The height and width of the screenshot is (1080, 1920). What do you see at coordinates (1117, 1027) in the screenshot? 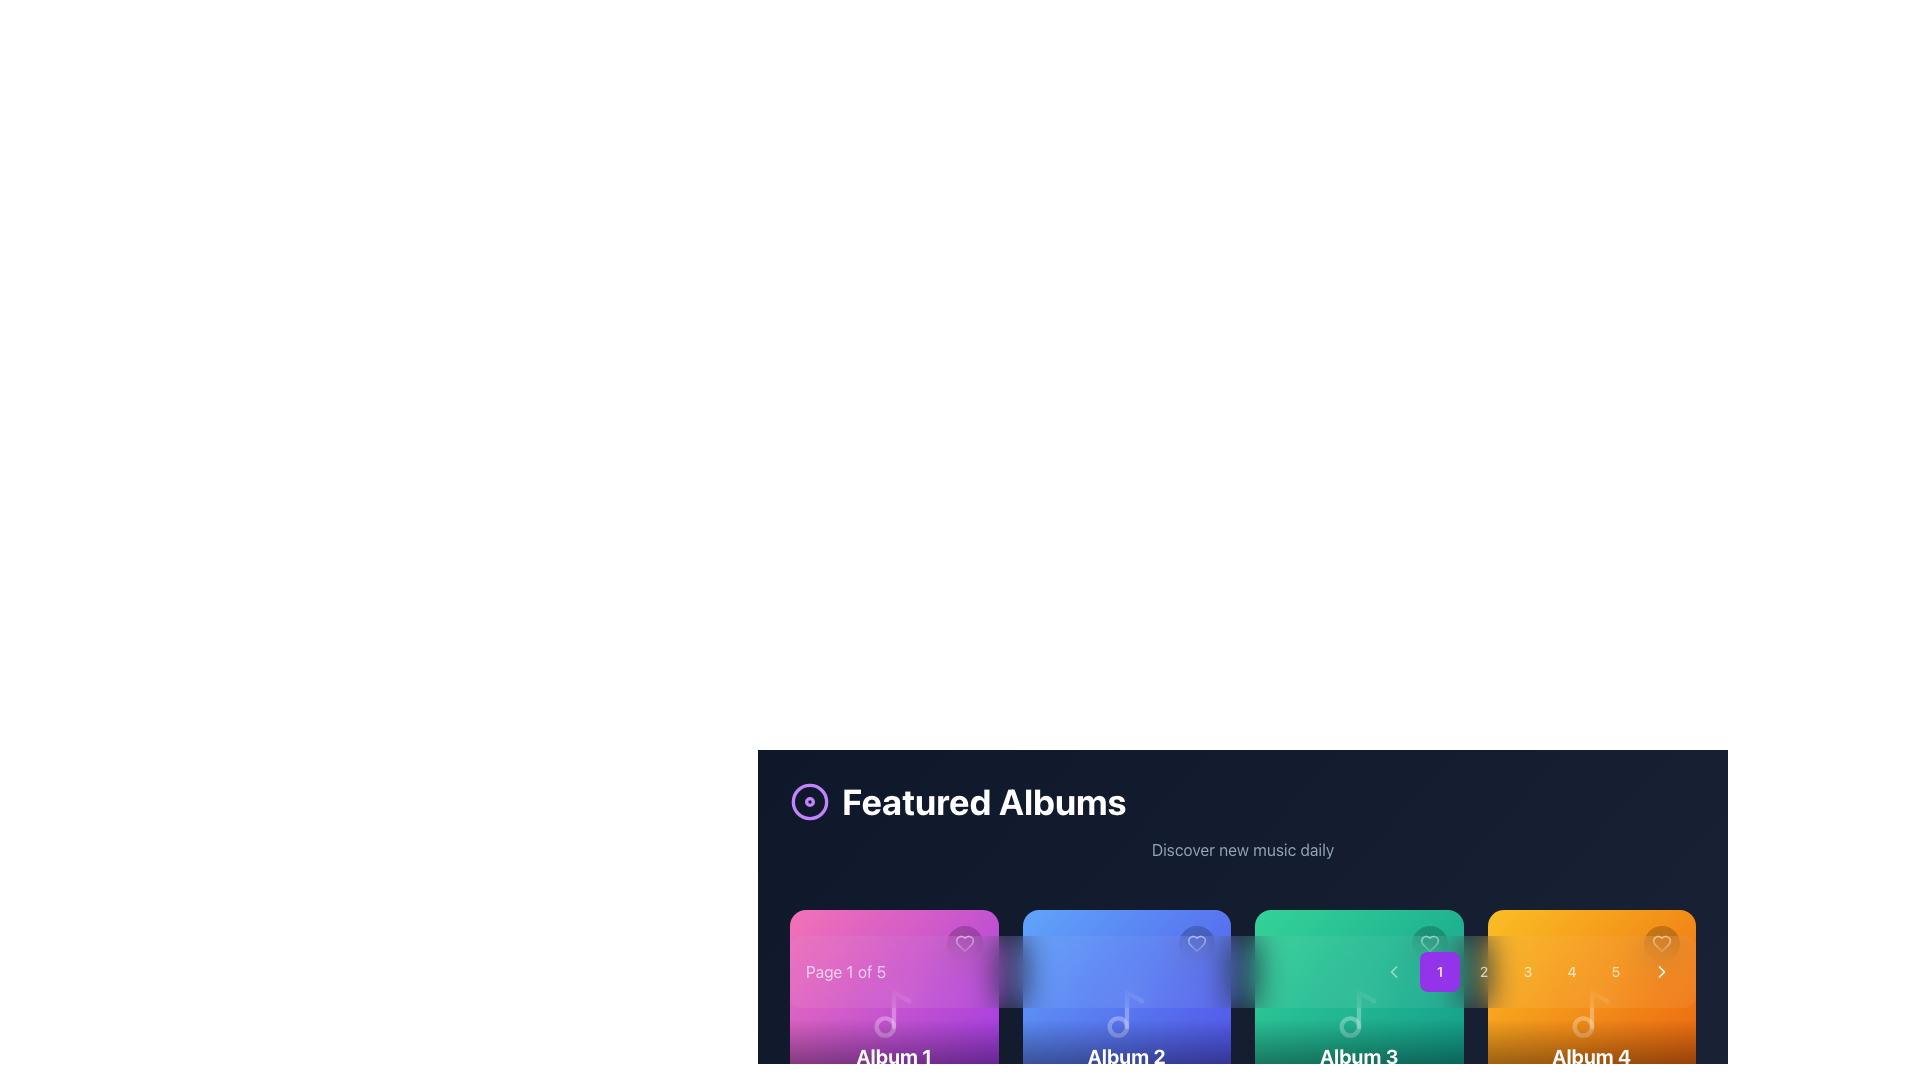
I see `the decorative circular graphical element within the 'Album 2' card to understand the icon's context` at bounding box center [1117, 1027].